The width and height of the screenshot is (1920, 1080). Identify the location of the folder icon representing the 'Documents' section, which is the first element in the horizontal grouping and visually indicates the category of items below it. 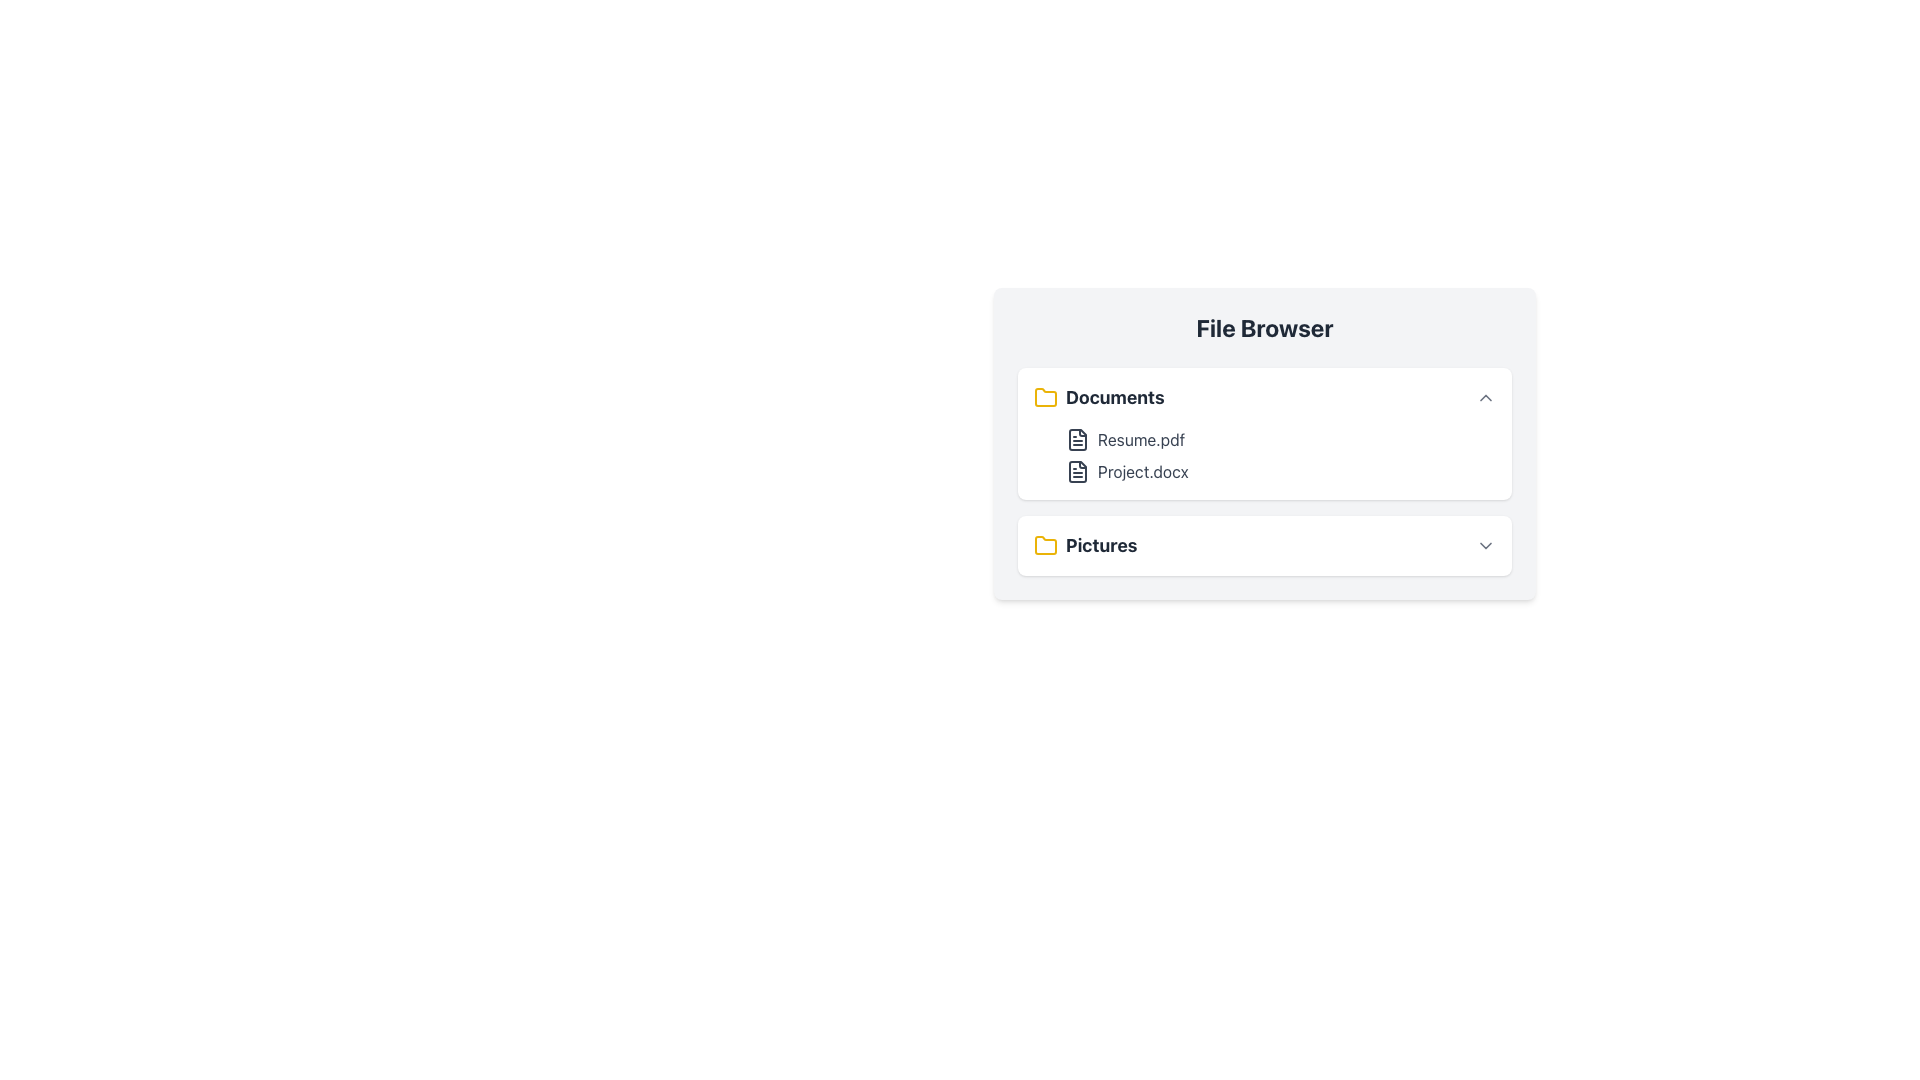
(1045, 397).